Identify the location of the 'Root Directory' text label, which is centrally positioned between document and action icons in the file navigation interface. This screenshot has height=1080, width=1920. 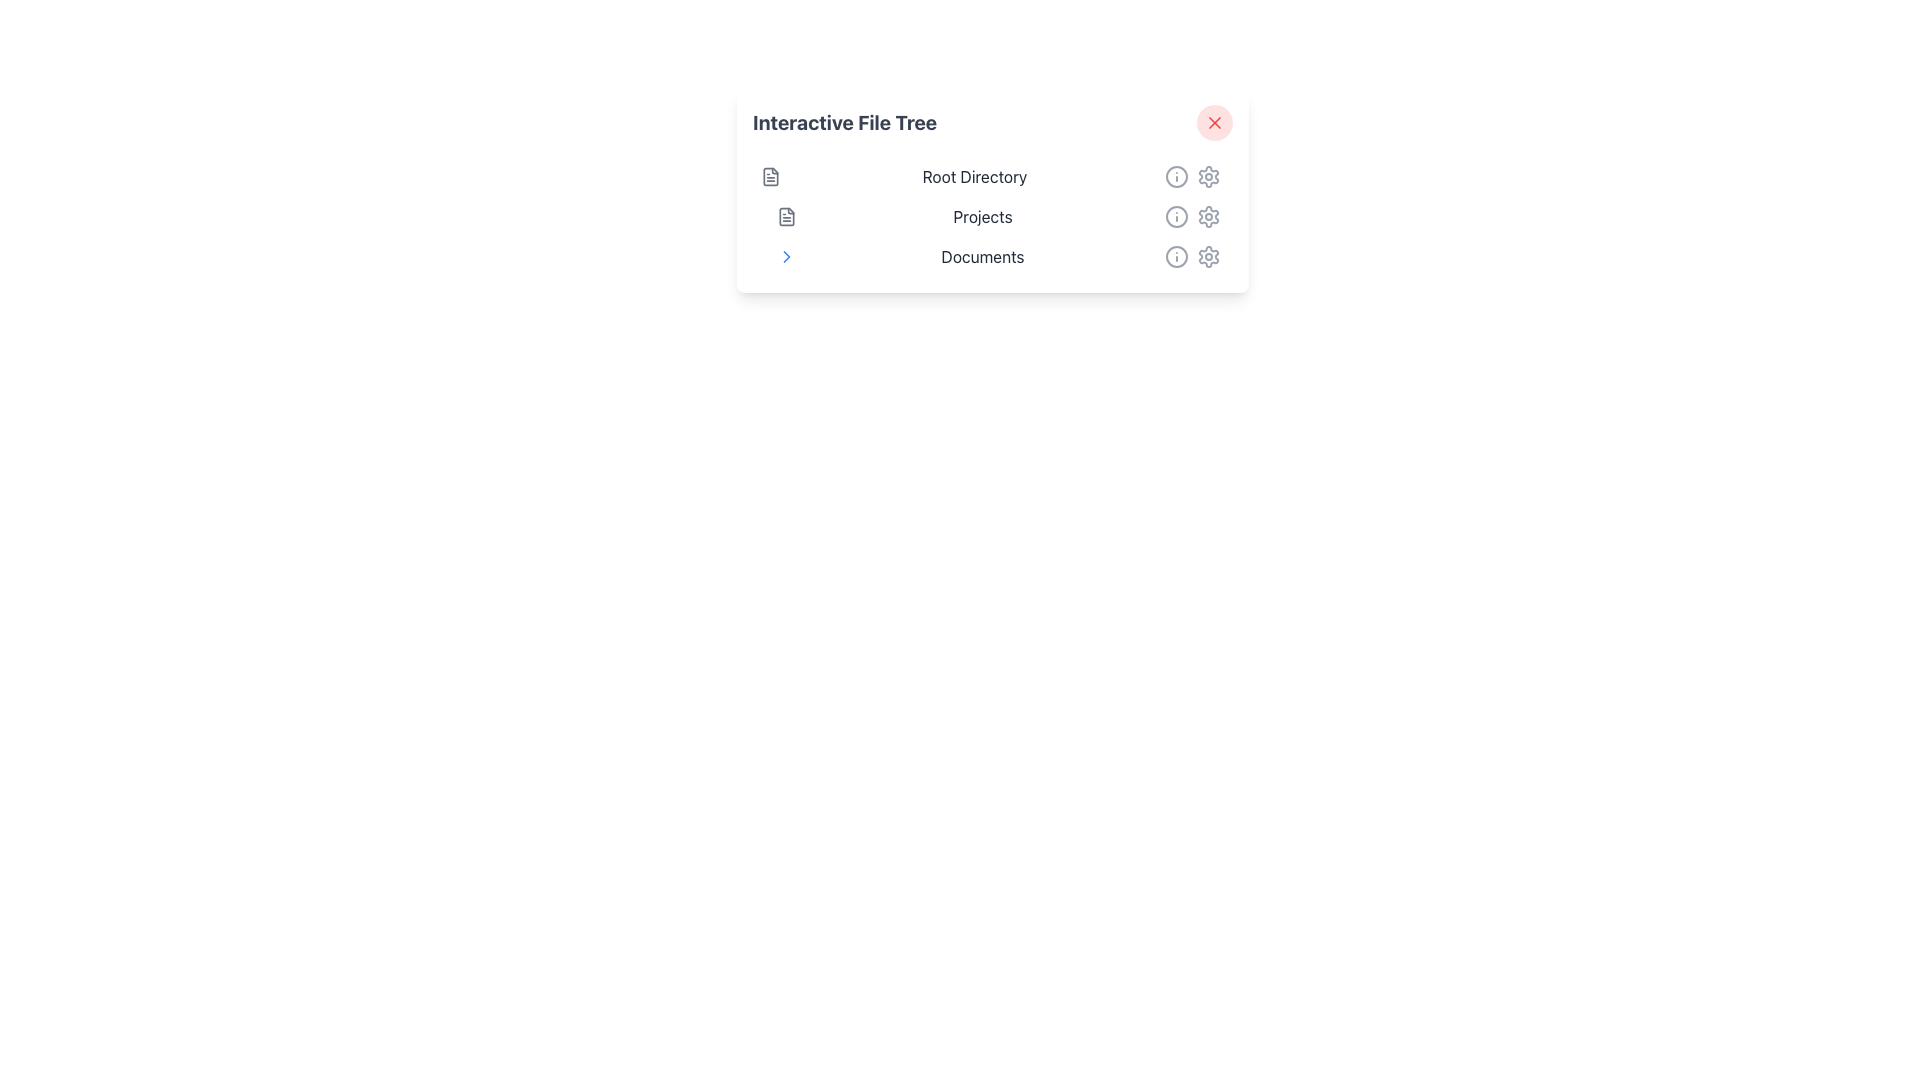
(974, 176).